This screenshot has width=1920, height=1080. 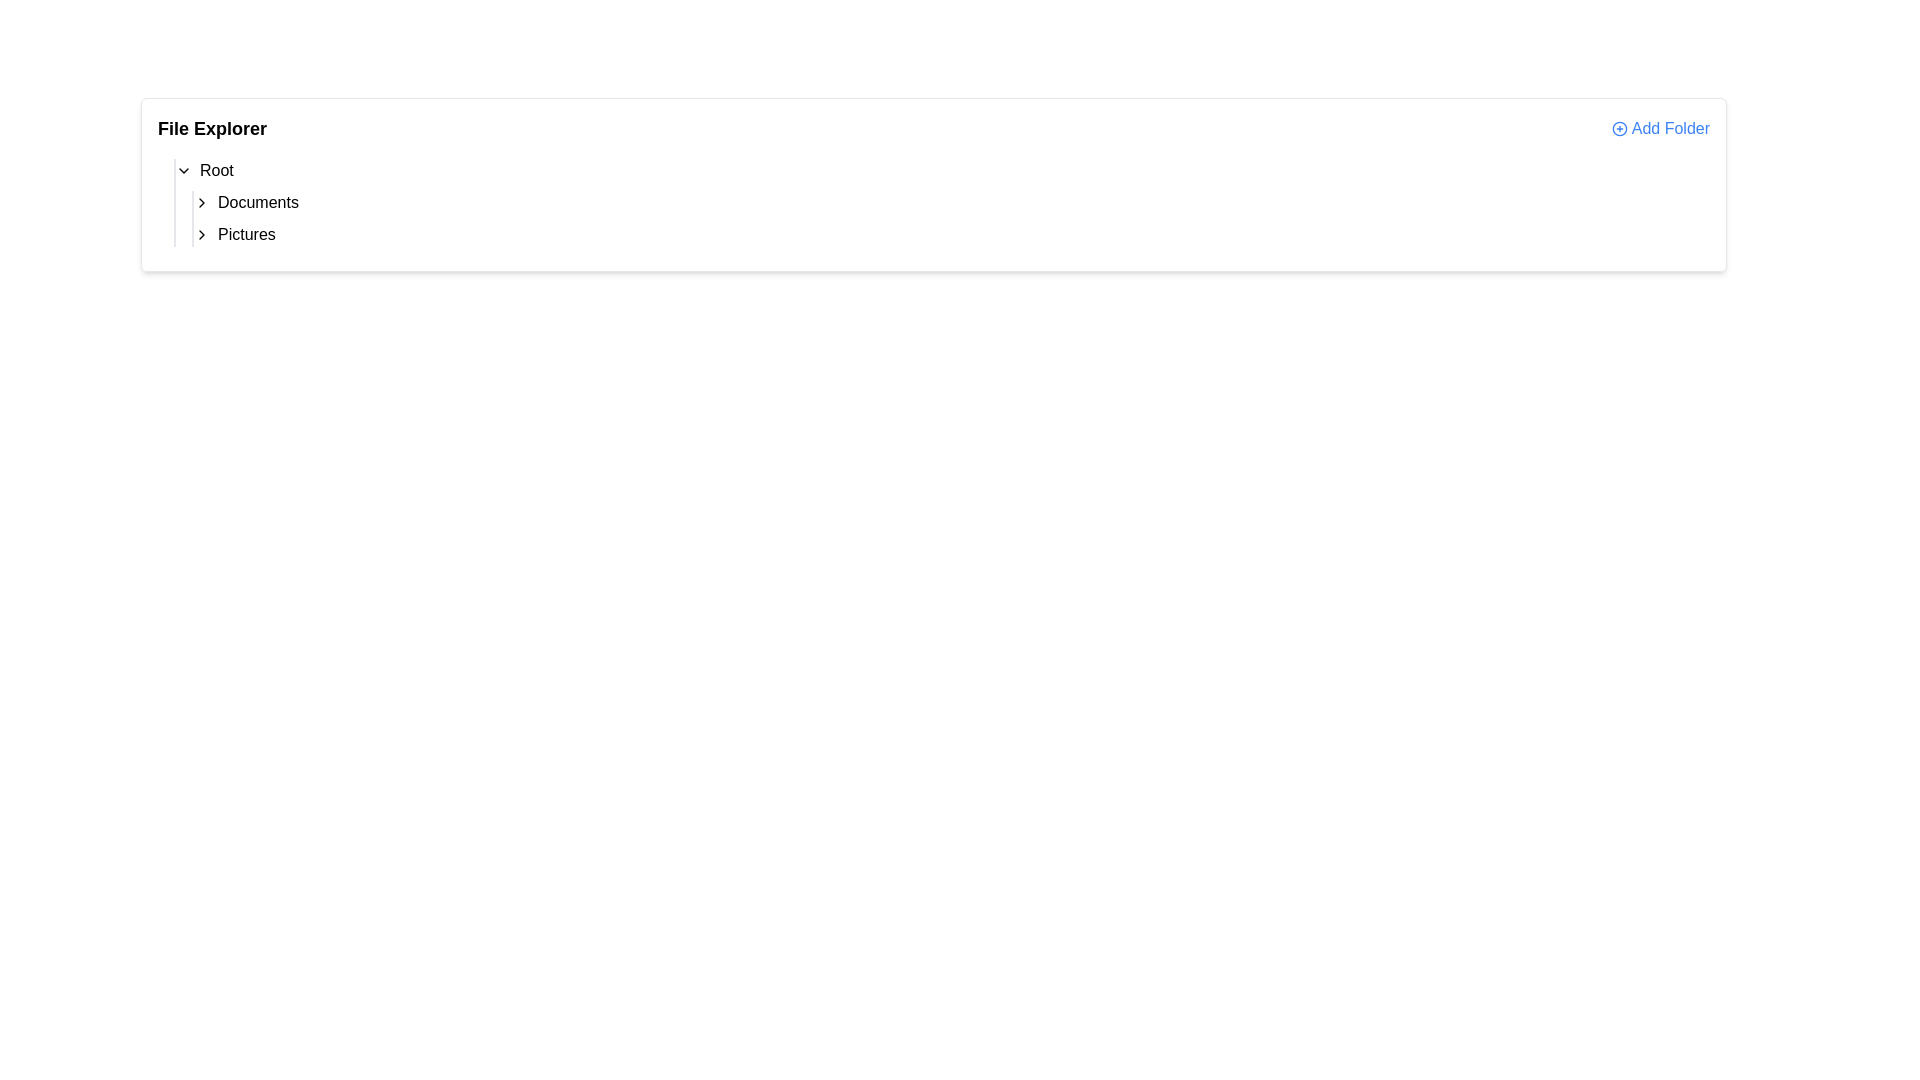 I want to click on the circular plus icon located at the top-right corner of the file explorer section, so click(x=1619, y=128).